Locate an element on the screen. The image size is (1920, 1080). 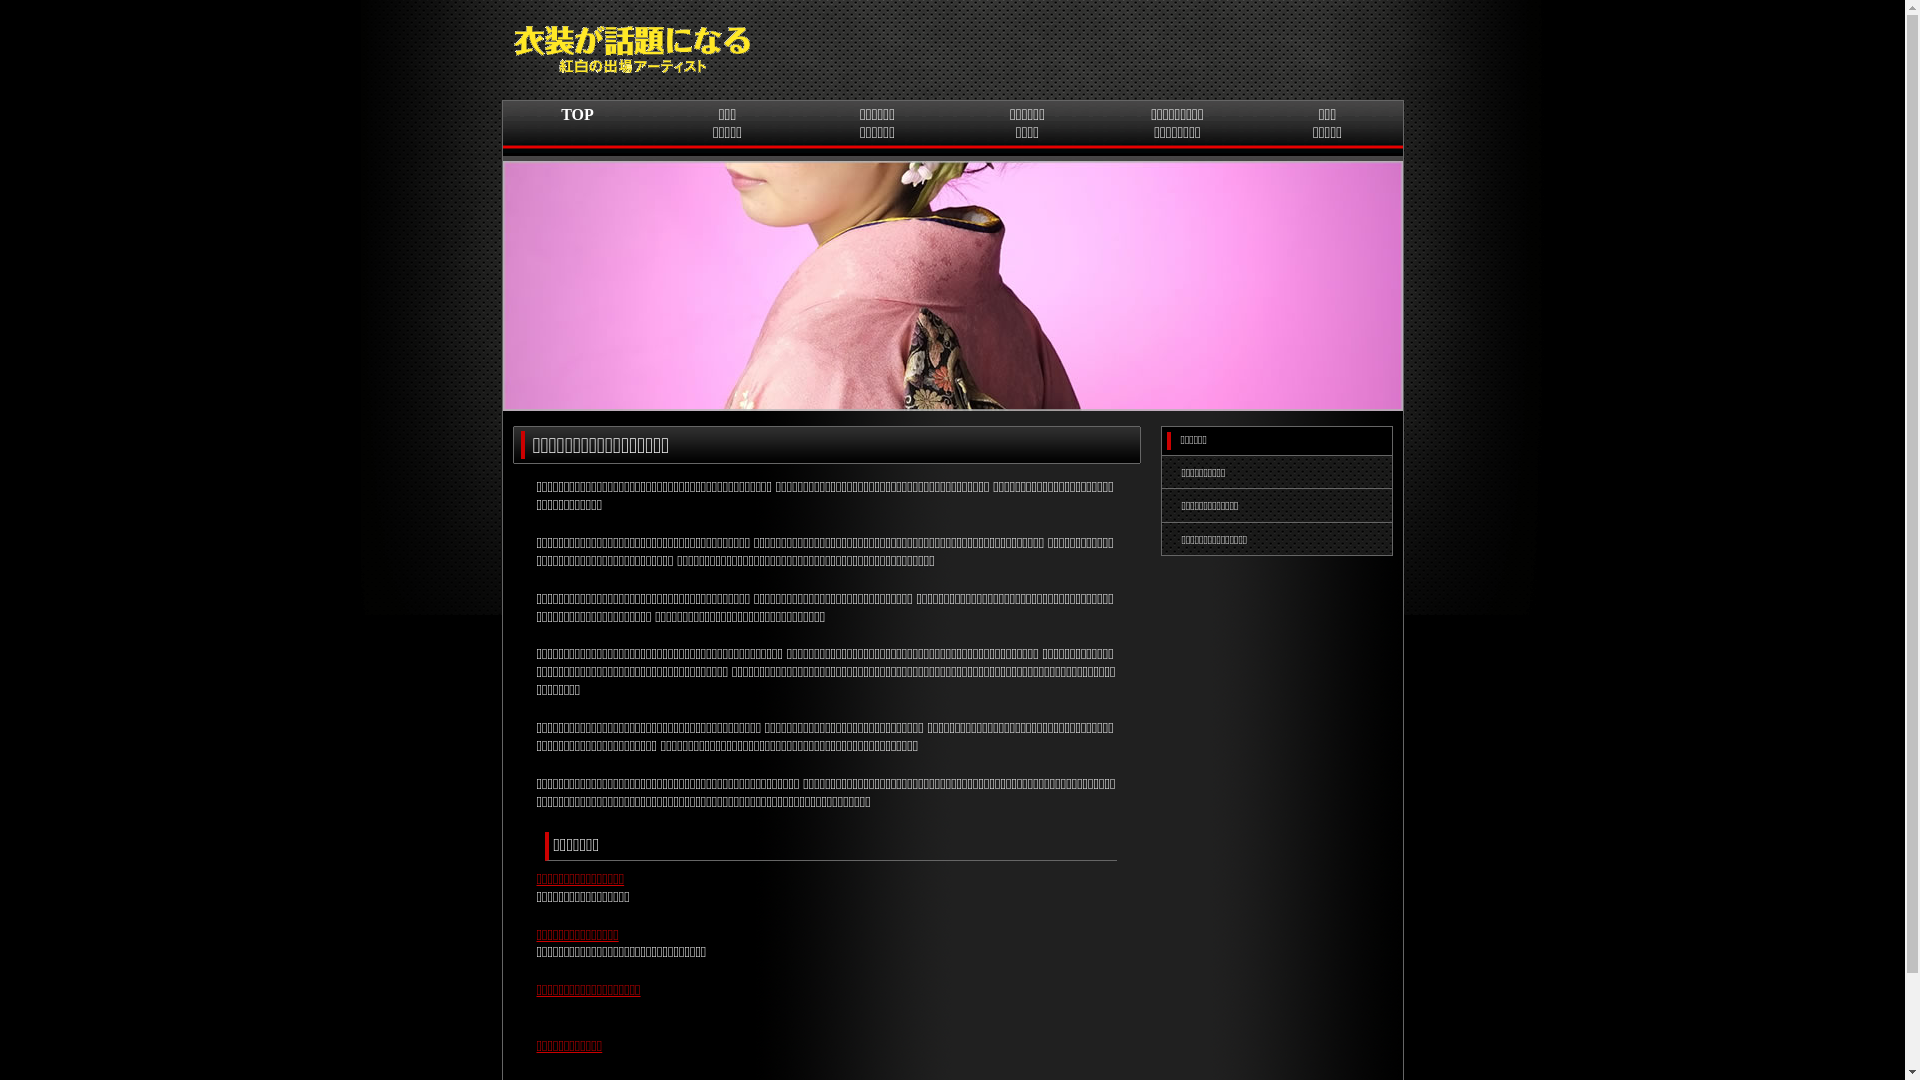
'TOP' is located at coordinates (575, 131).